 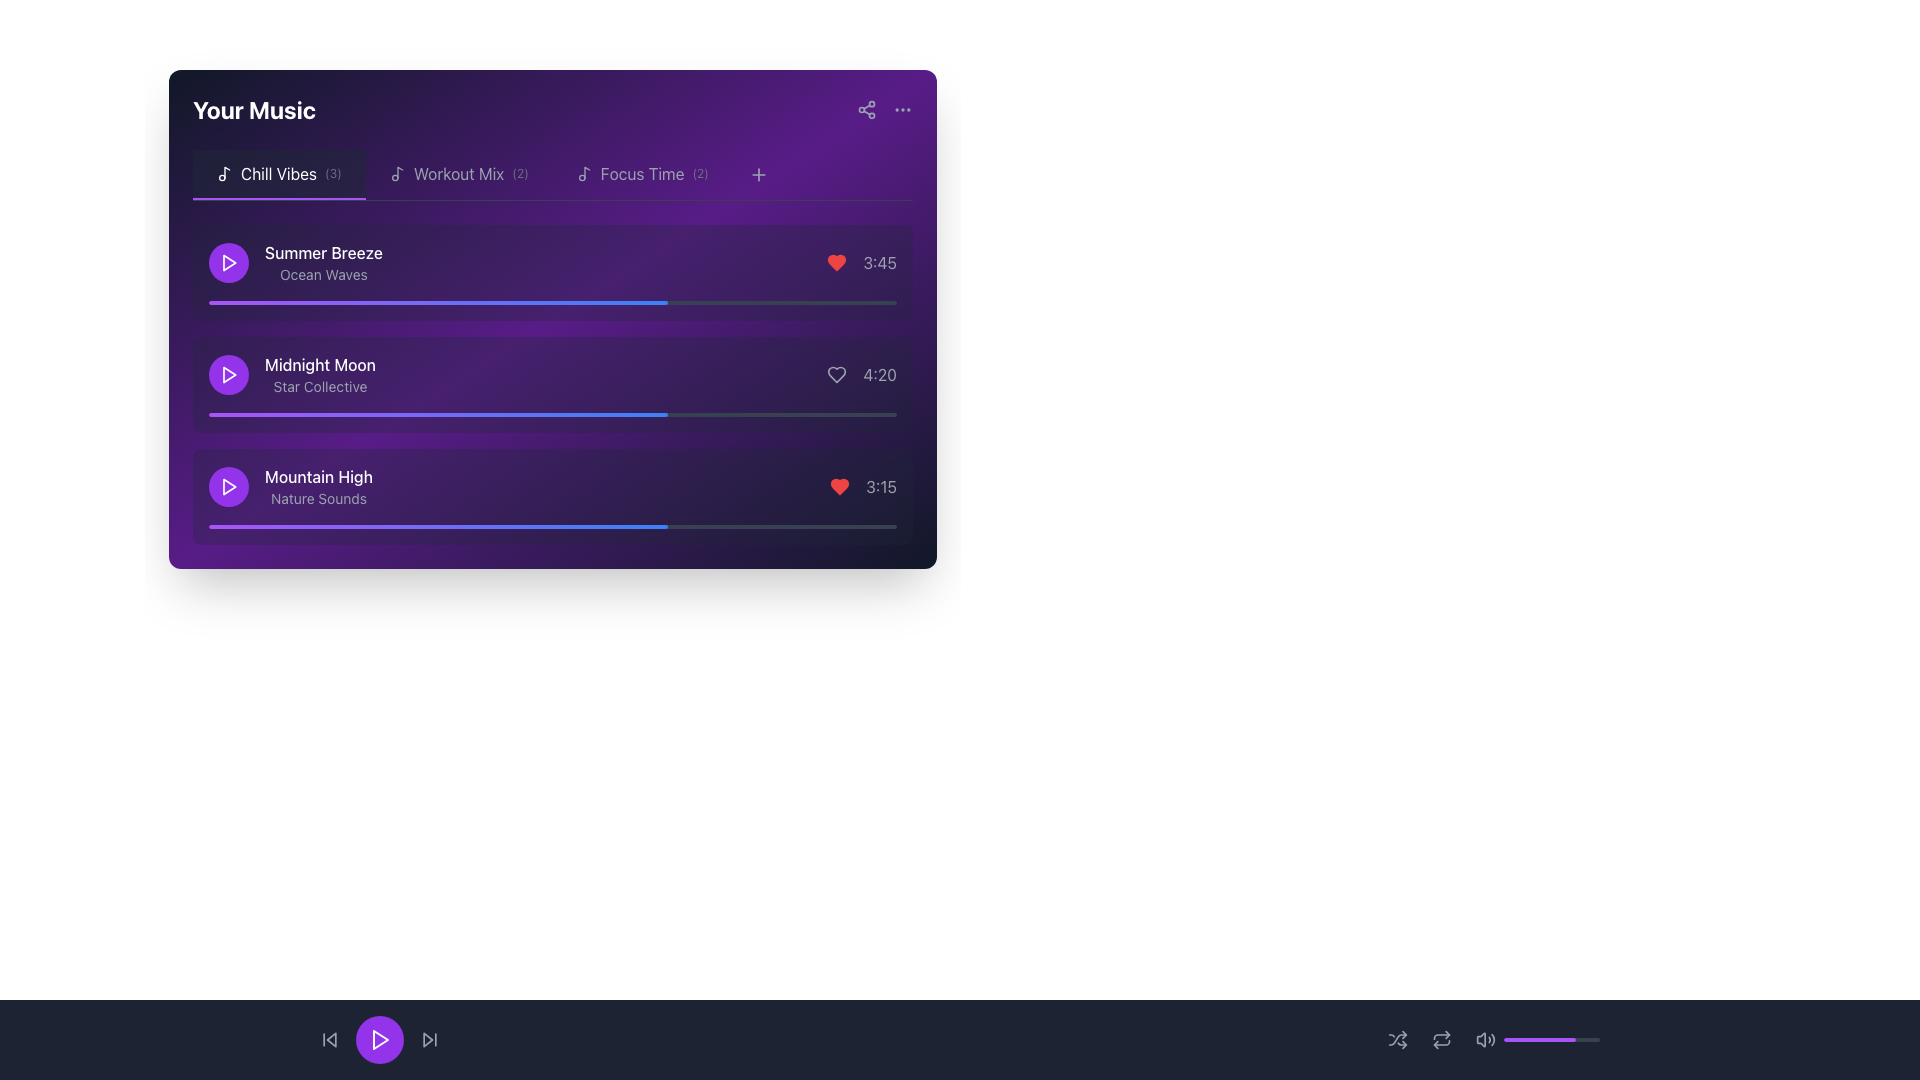 What do you see at coordinates (323, 252) in the screenshot?
I see `the non-interactive text label displaying the title 'Summer Breeze', which is the first track entry in the 'Chill Vibes' category list` at bounding box center [323, 252].